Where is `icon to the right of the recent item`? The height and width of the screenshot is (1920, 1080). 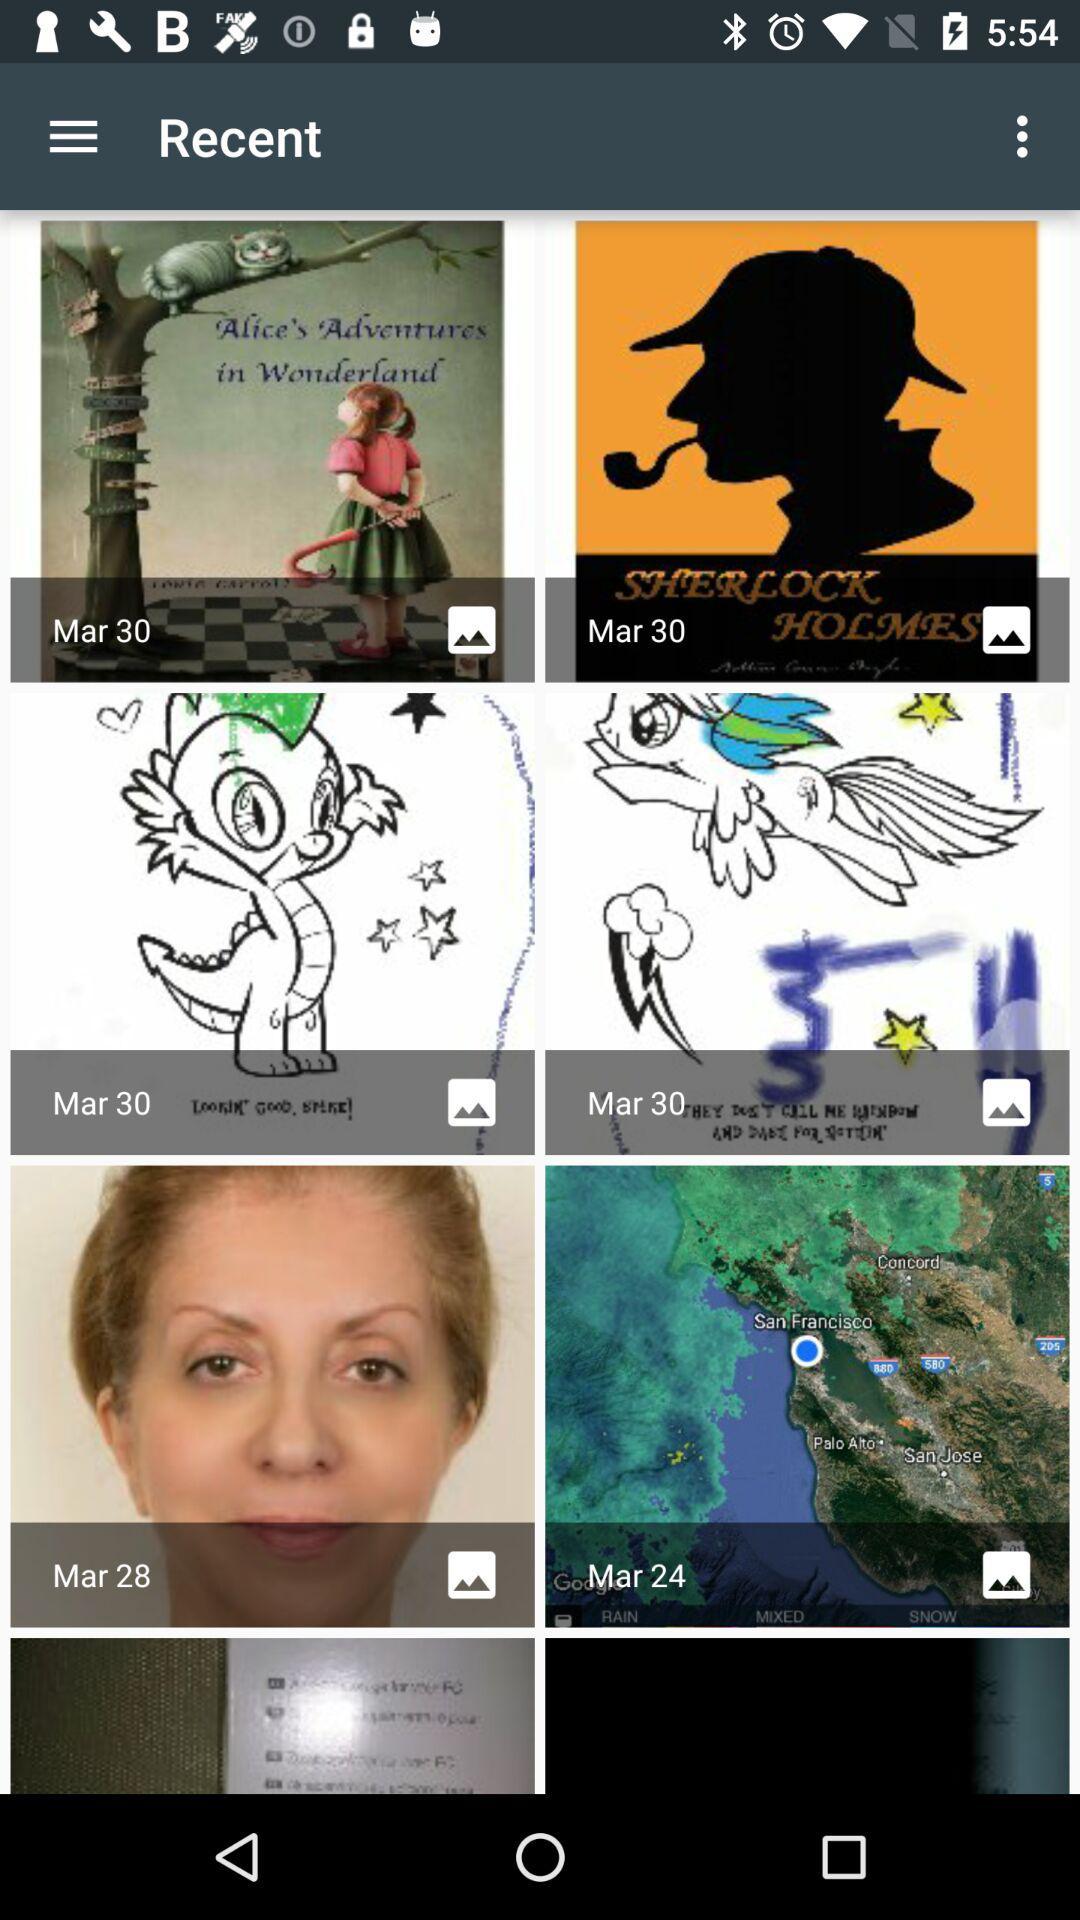
icon to the right of the recent item is located at coordinates (1027, 135).